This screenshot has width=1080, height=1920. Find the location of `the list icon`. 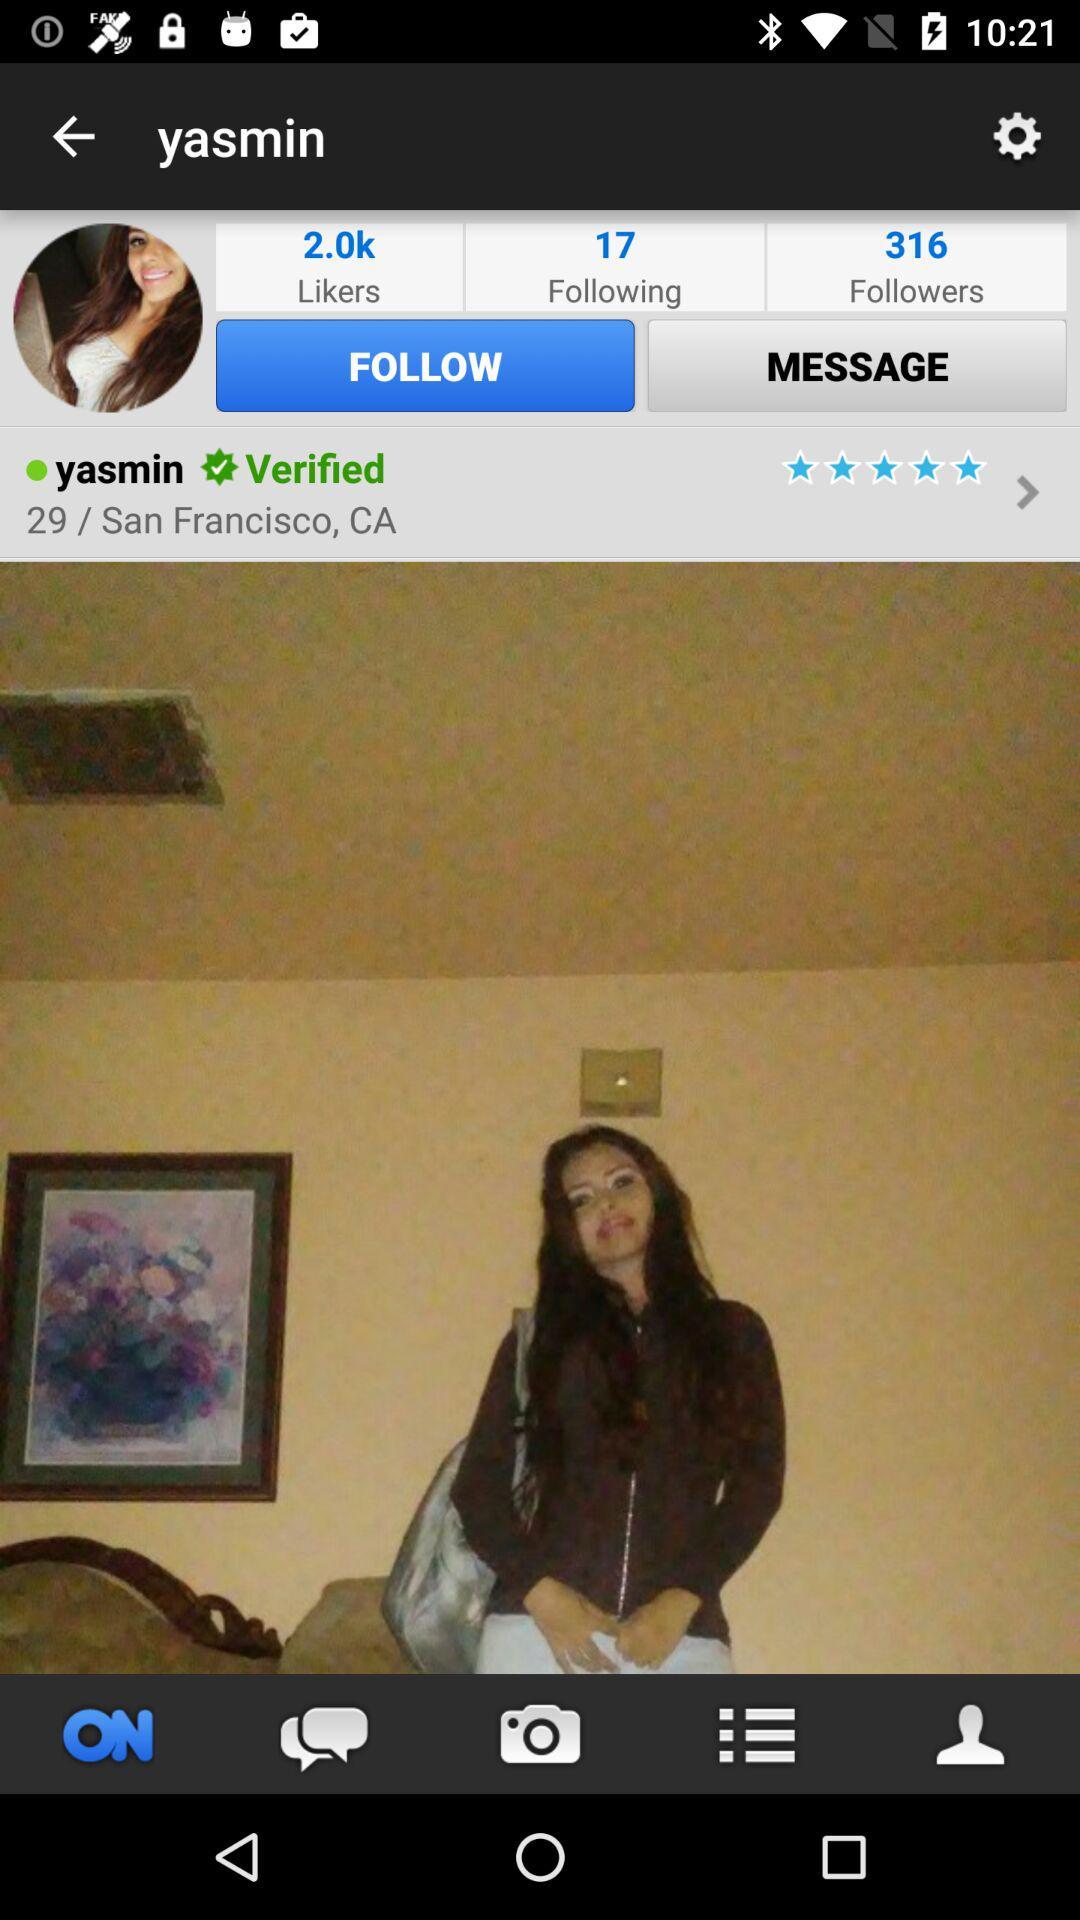

the list icon is located at coordinates (756, 1733).